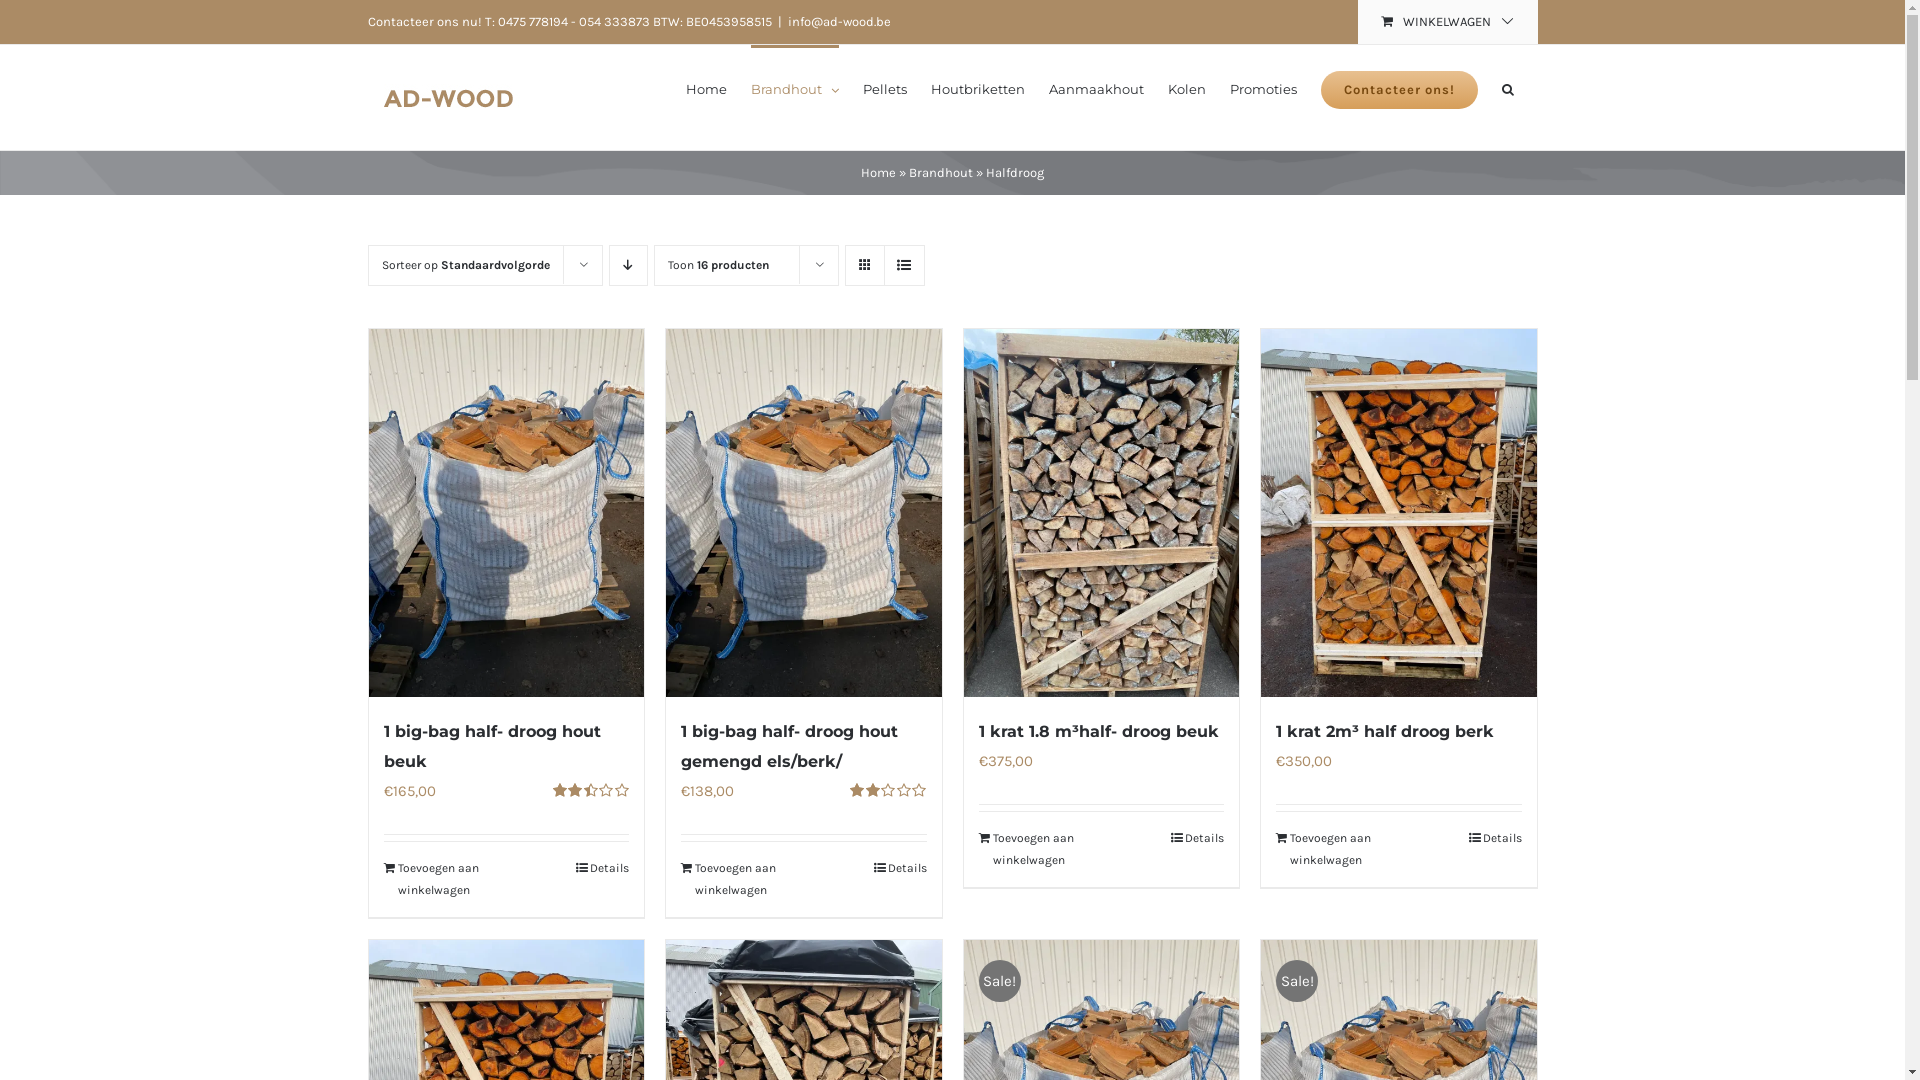  What do you see at coordinates (939, 171) in the screenshot?
I see `'Brandhout'` at bounding box center [939, 171].